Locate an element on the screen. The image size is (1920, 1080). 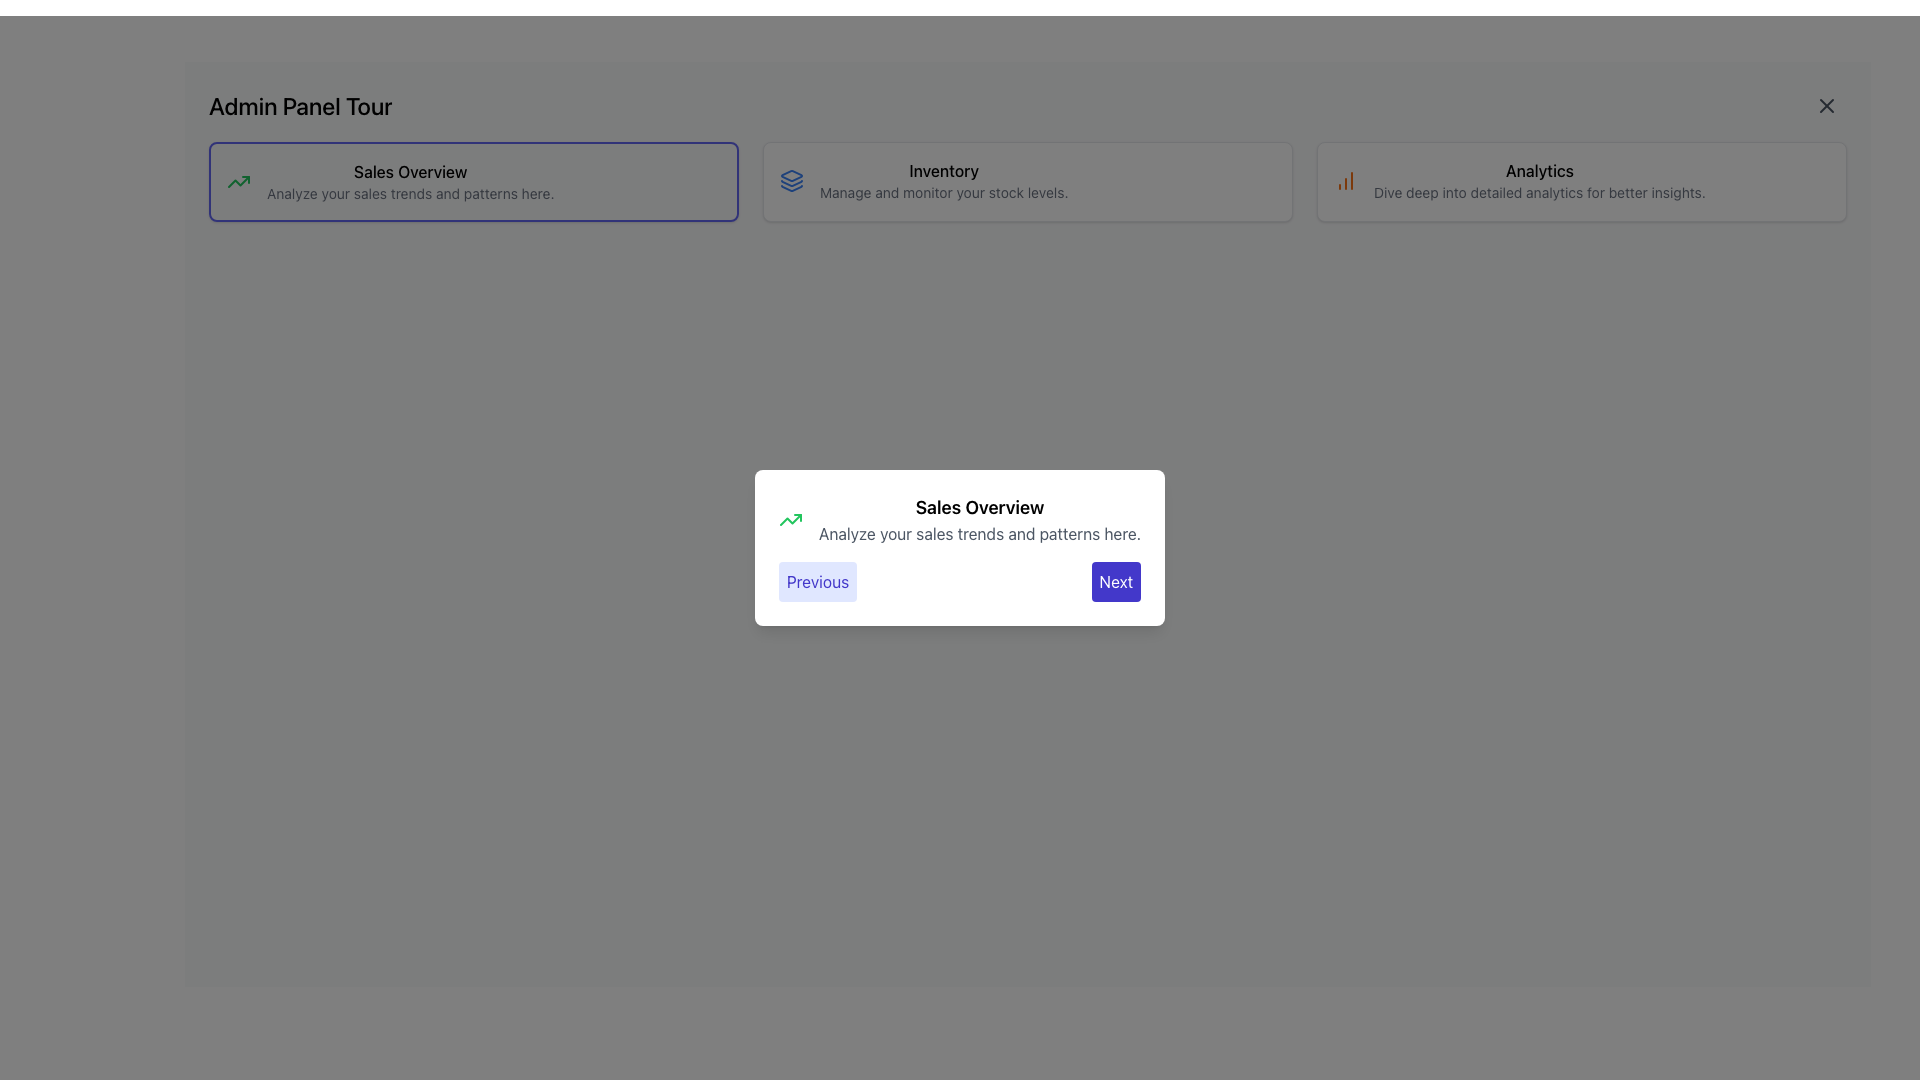
the growth icon located before the 'Sales Overview' text in the Admin Panel Tour, which emphasizes the section's purpose is located at coordinates (239, 181).